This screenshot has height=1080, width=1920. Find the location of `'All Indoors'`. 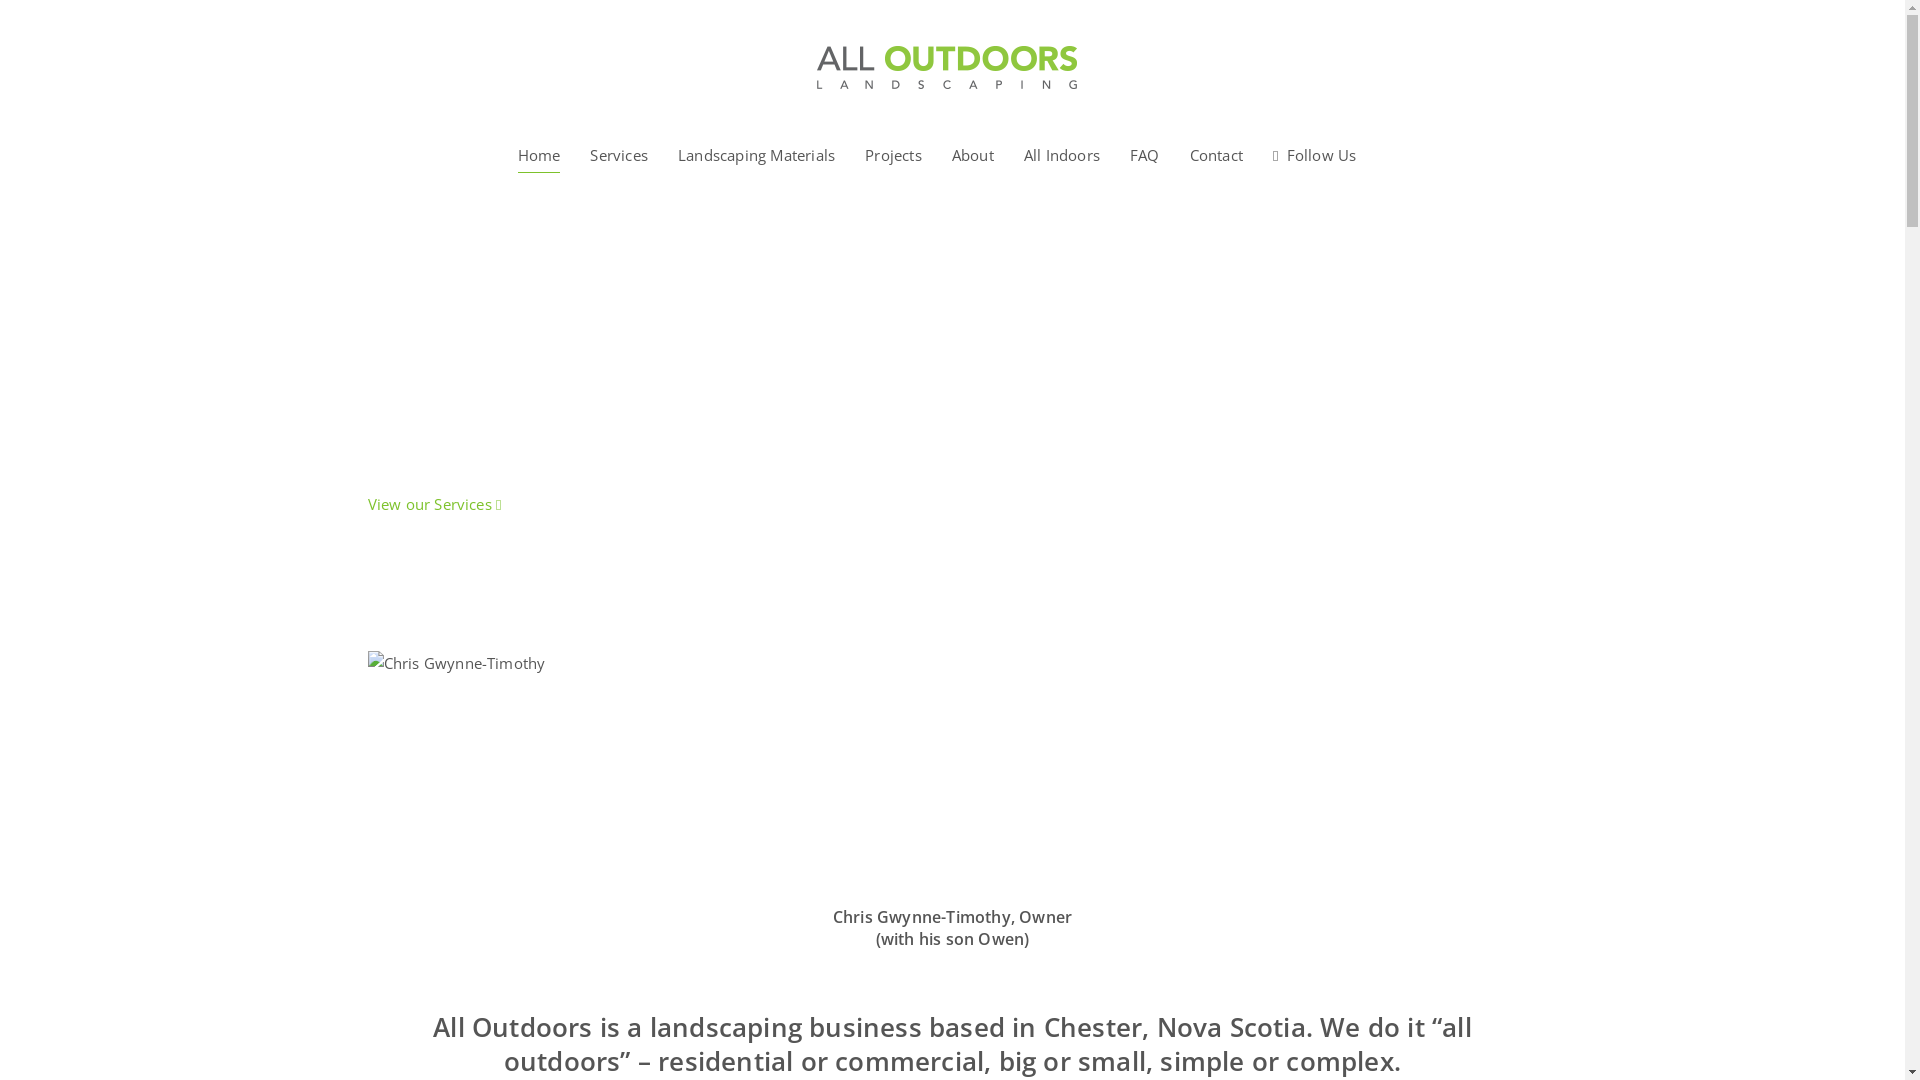

'All Indoors' is located at coordinates (1060, 153).